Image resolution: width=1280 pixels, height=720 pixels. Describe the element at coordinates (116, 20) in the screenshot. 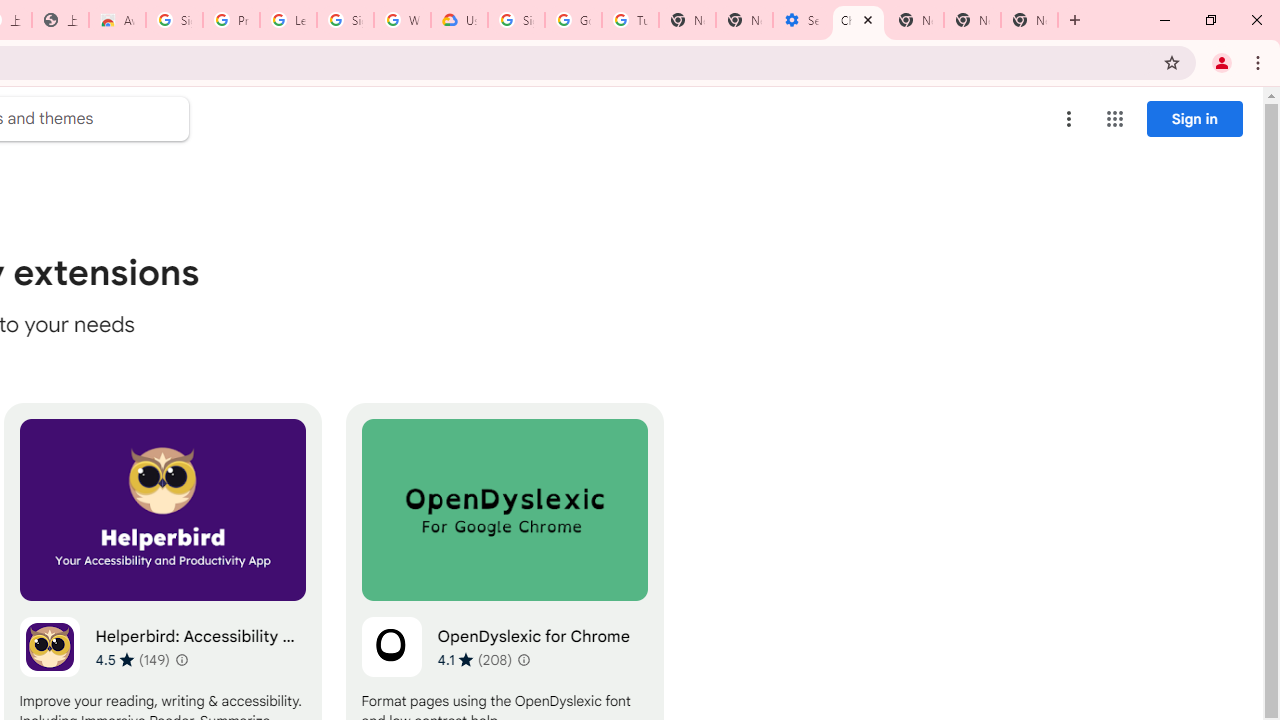

I see `'Awesome Screen Recorder & Screenshot - Chrome Web Store'` at that location.